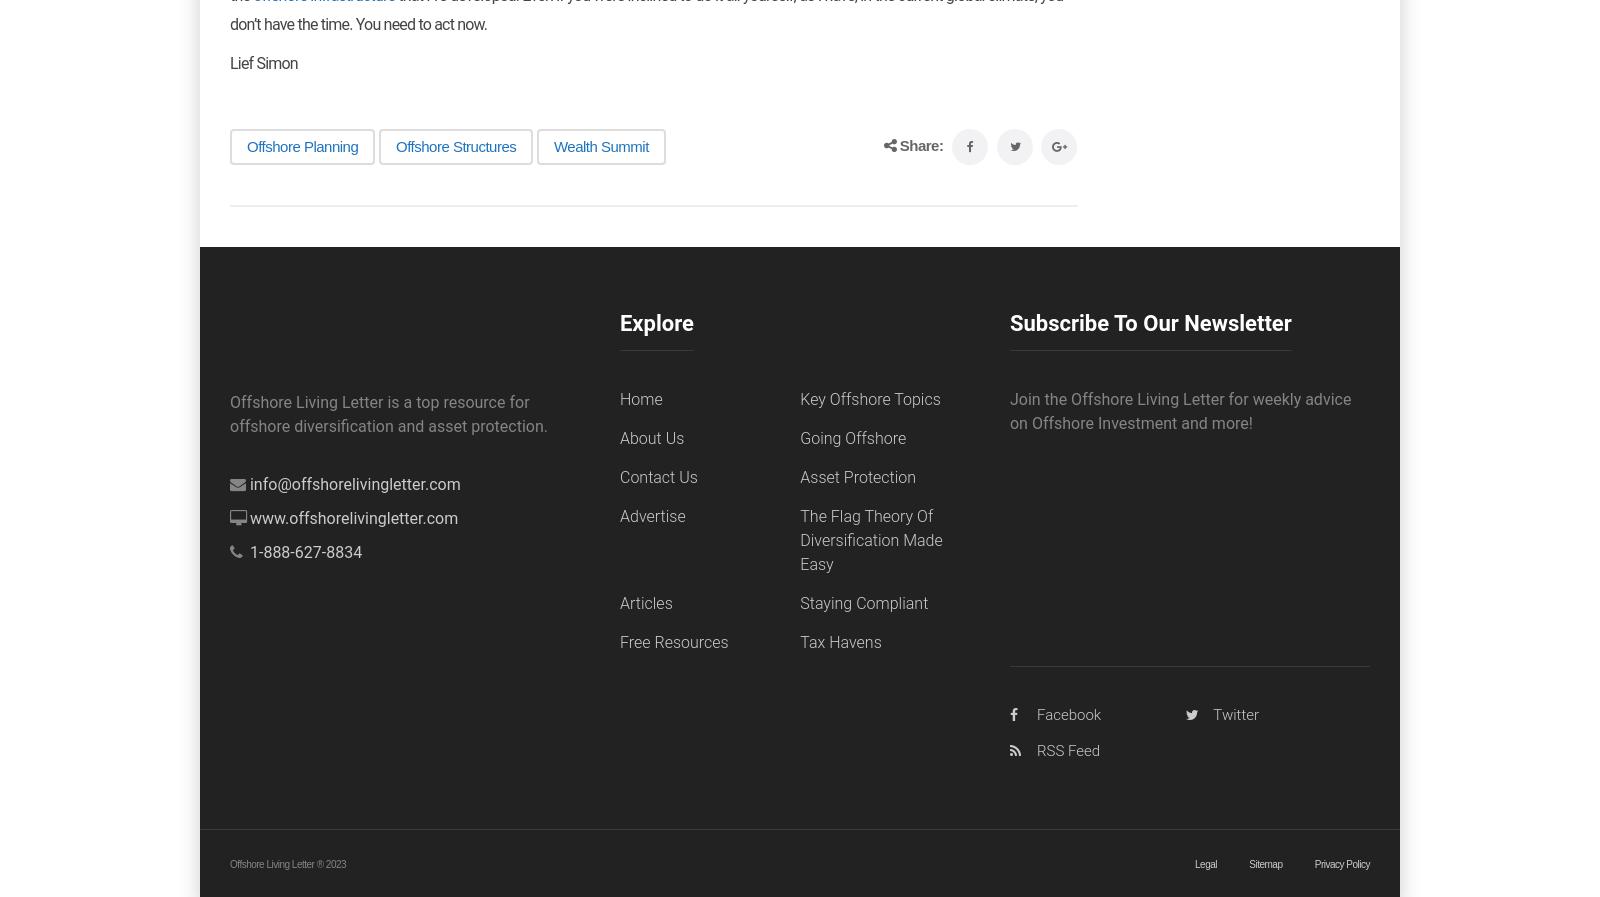 The width and height of the screenshot is (1600, 897). What do you see at coordinates (645, 602) in the screenshot?
I see `'Articles'` at bounding box center [645, 602].